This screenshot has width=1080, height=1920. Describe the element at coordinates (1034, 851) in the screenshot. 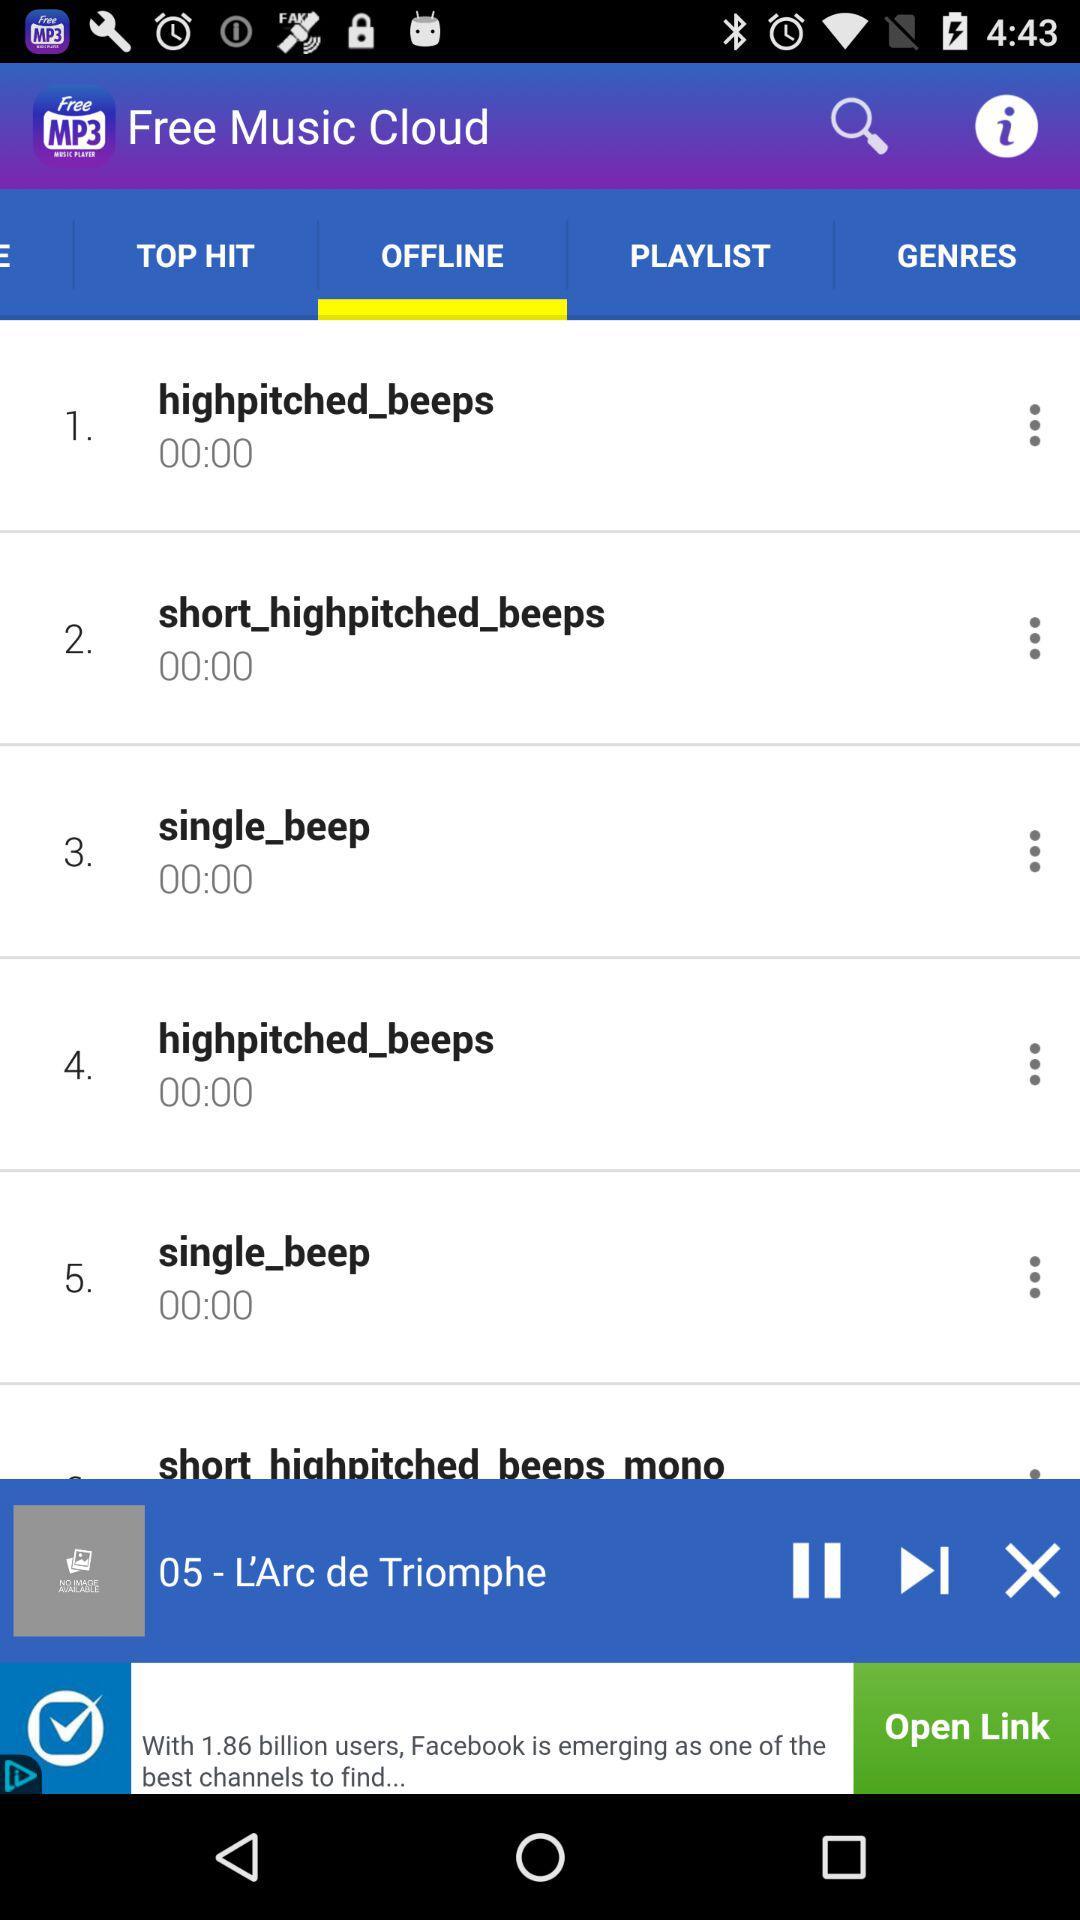

I see `other options` at that location.